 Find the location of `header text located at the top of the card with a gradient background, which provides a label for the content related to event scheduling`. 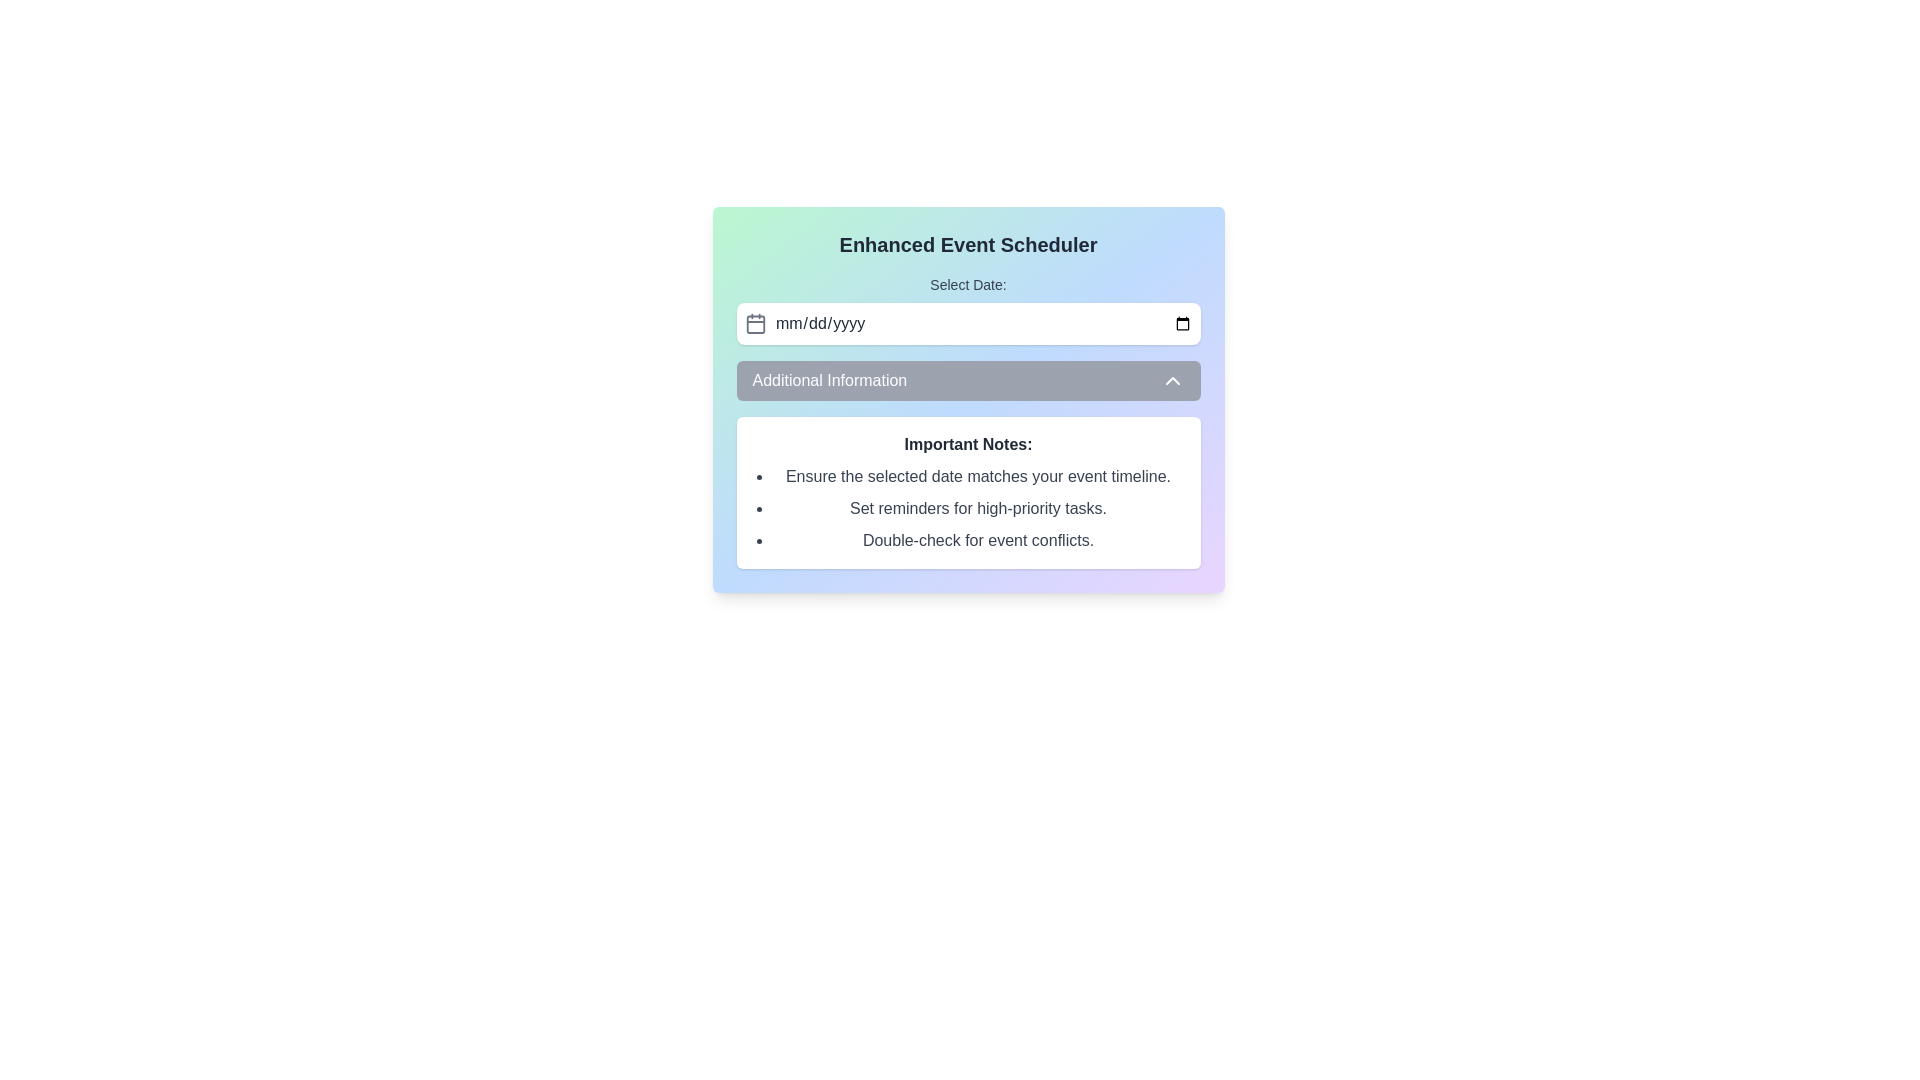

header text located at the top of the card with a gradient background, which provides a label for the content related to event scheduling is located at coordinates (968, 244).